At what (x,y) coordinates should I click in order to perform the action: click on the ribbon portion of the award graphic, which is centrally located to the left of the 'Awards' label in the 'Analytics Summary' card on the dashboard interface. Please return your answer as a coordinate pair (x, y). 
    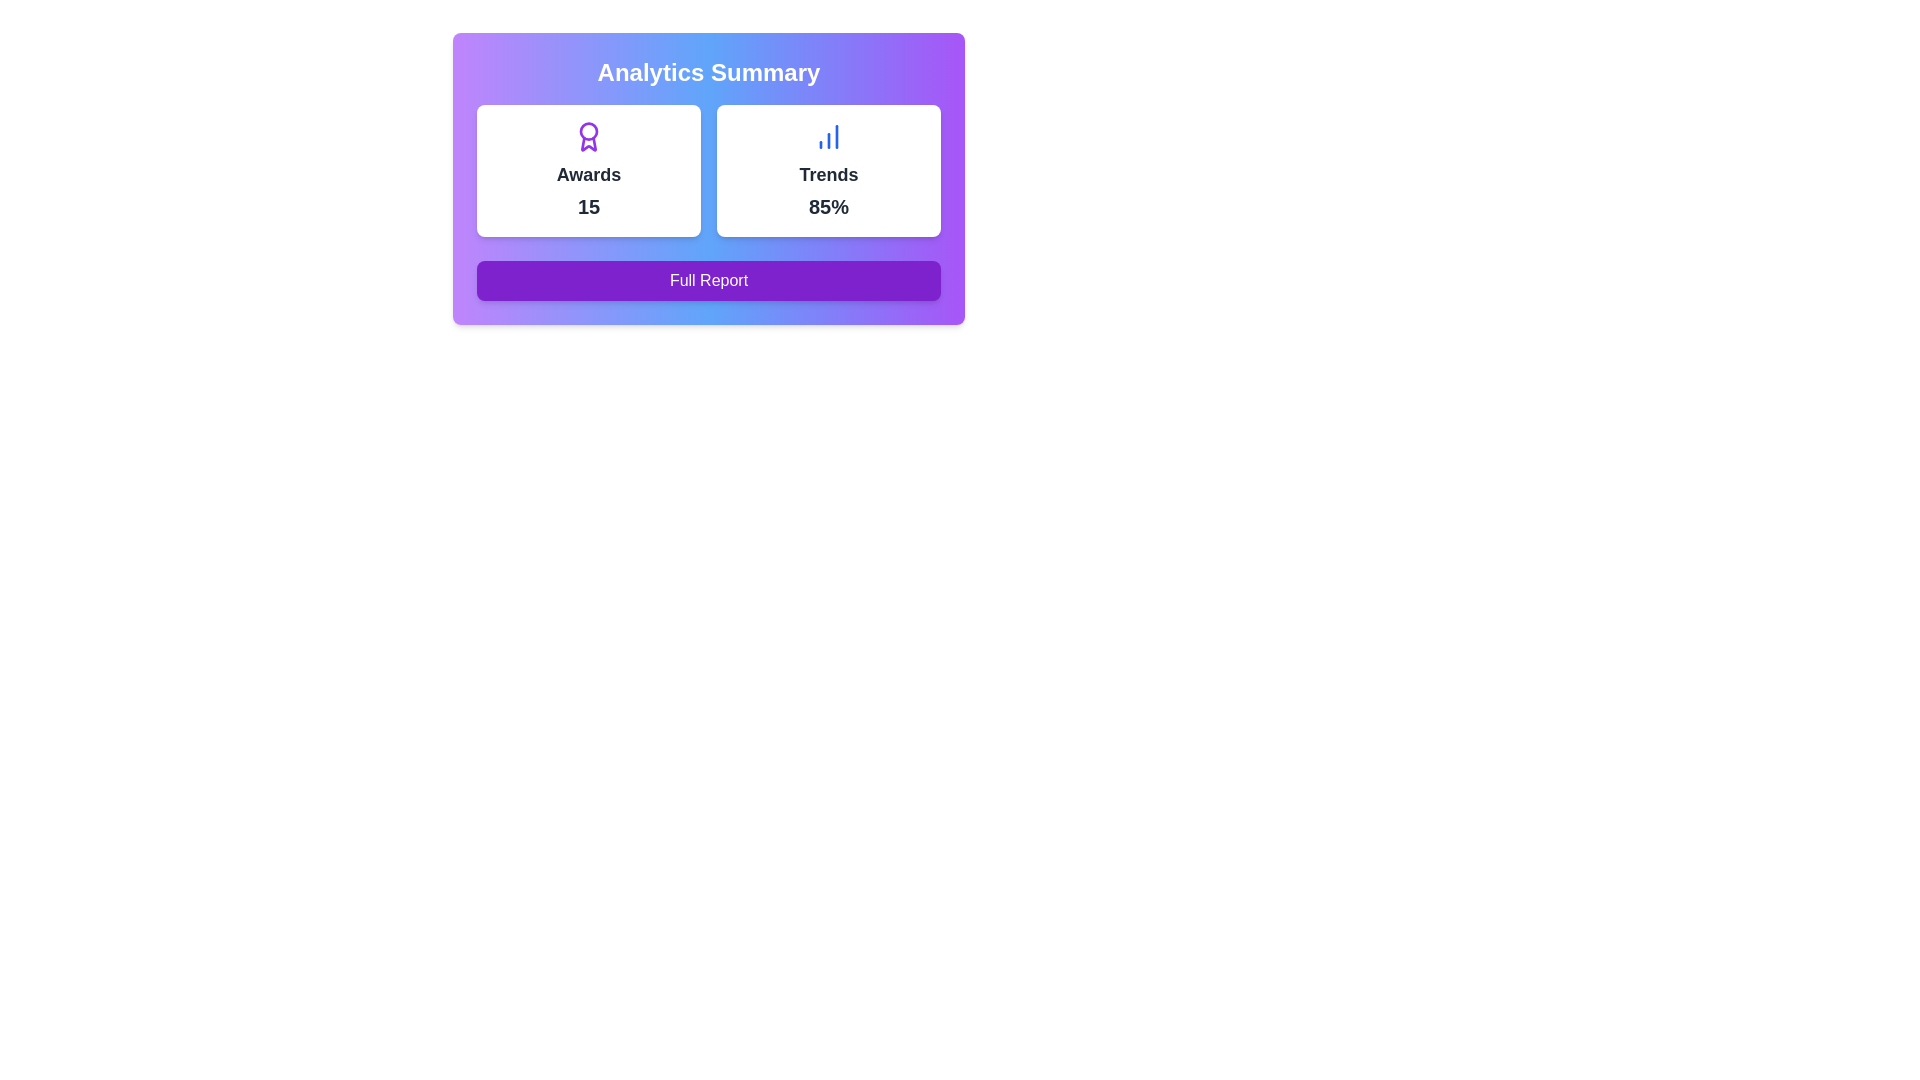
    Looking at the image, I should click on (588, 143).